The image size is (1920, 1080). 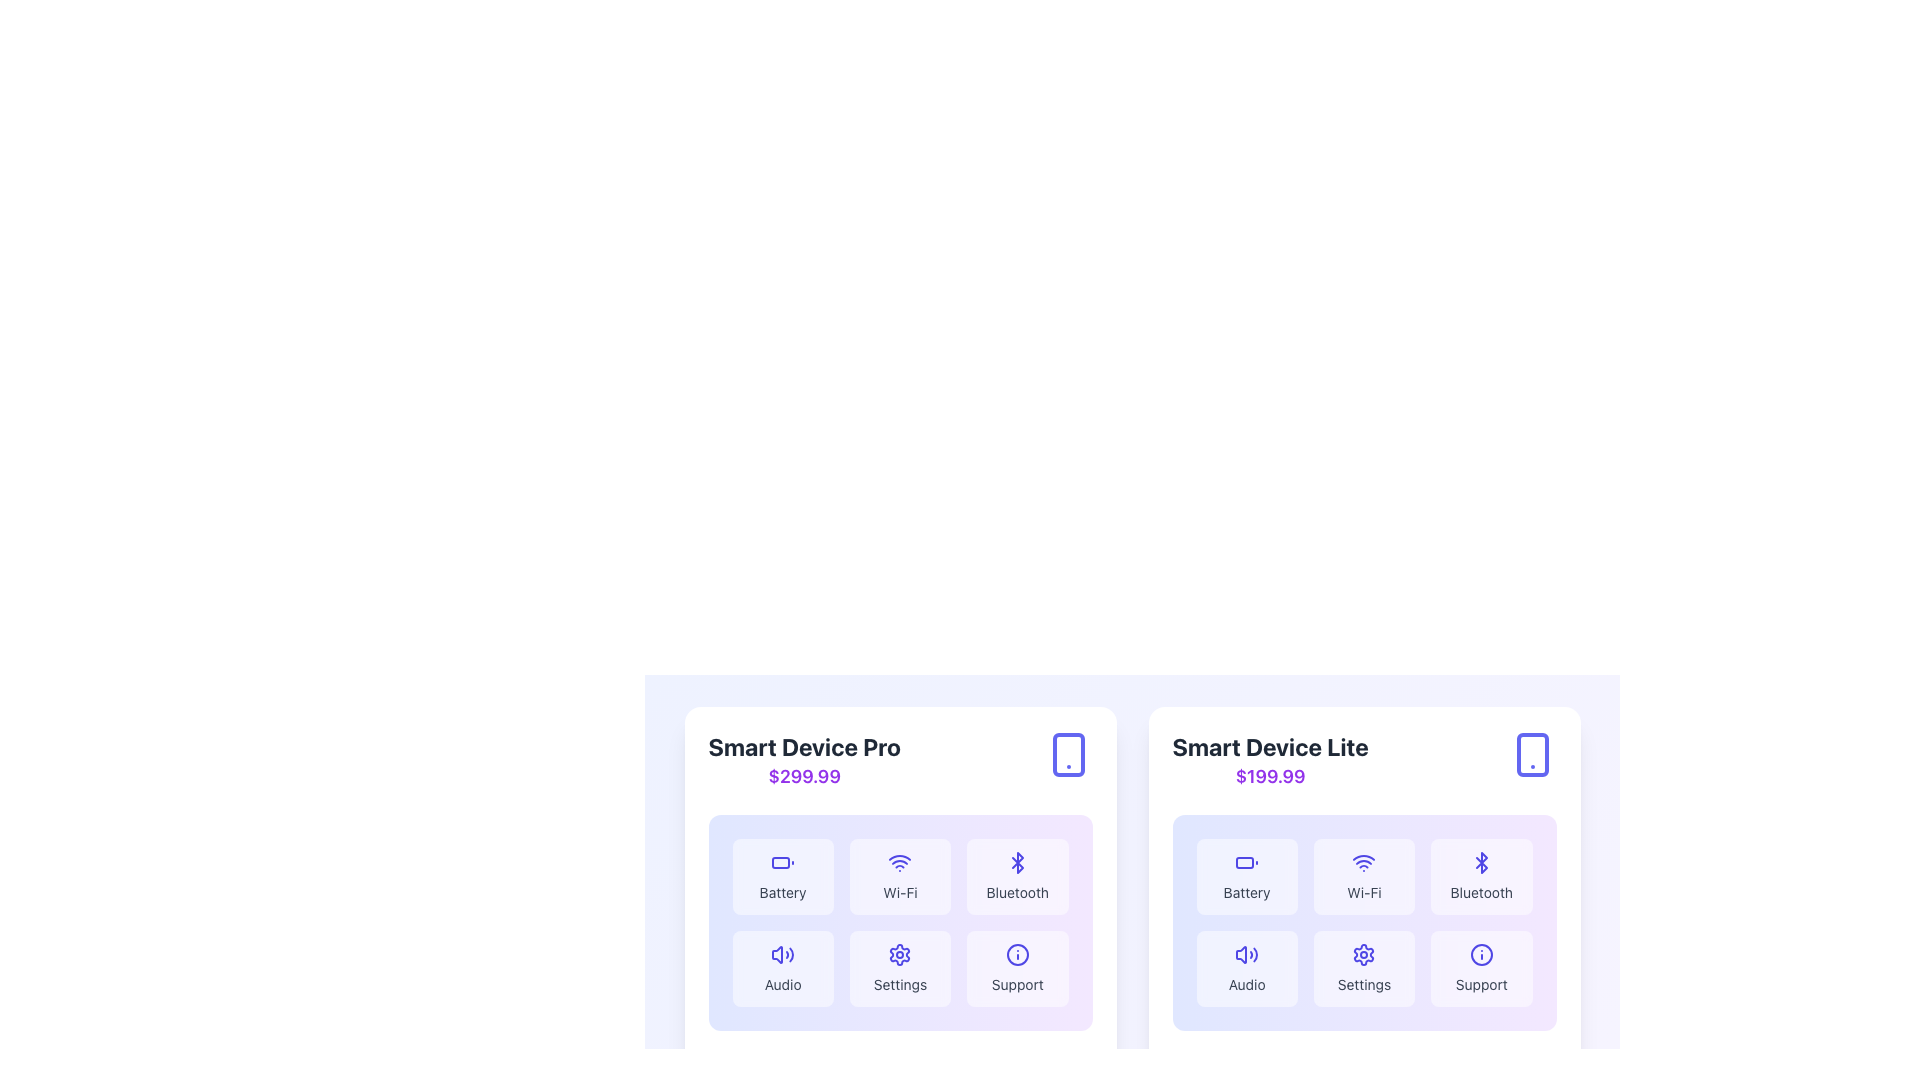 I want to click on the 'Audio' text label, which is a small gray text positioned centrally below a speaker icon in the 'Smart Device Lite' section, so click(x=1246, y=983).